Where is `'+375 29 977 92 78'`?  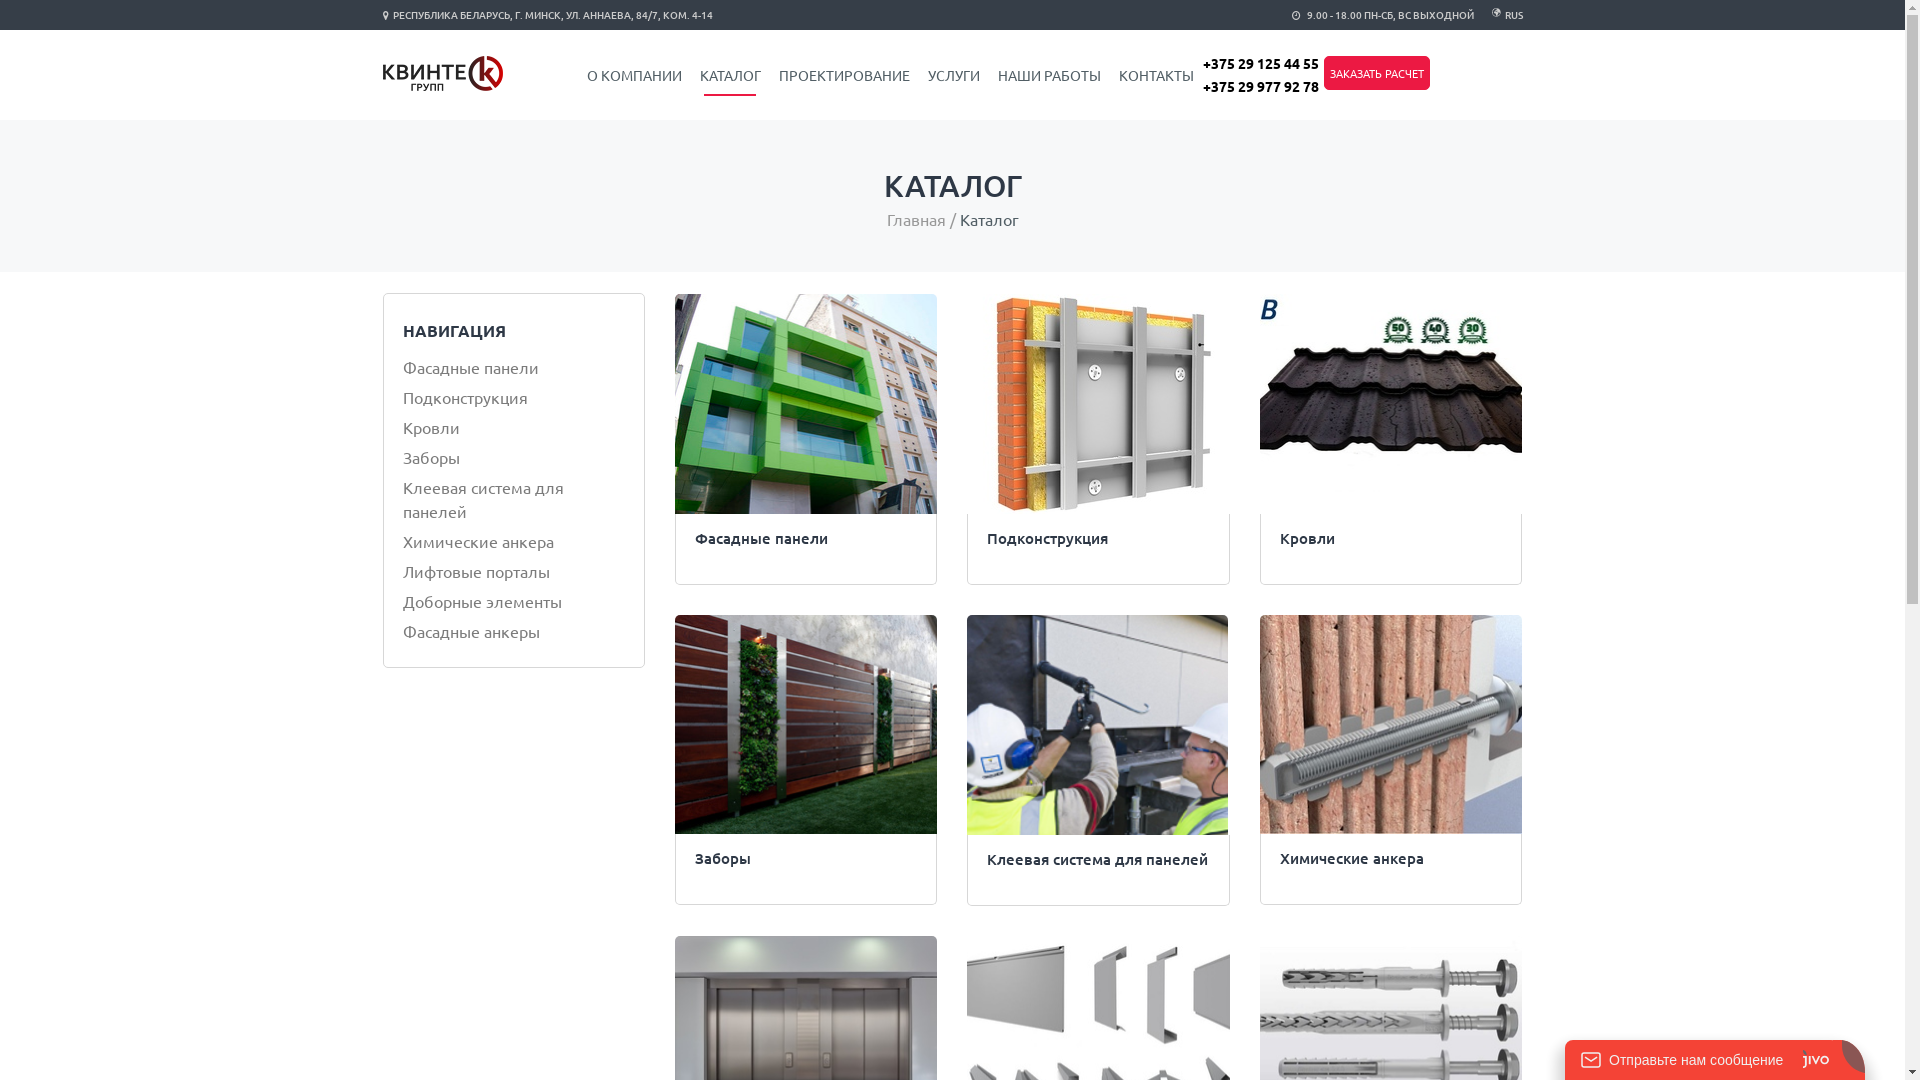 '+375 29 977 92 78' is located at coordinates (1258, 84).